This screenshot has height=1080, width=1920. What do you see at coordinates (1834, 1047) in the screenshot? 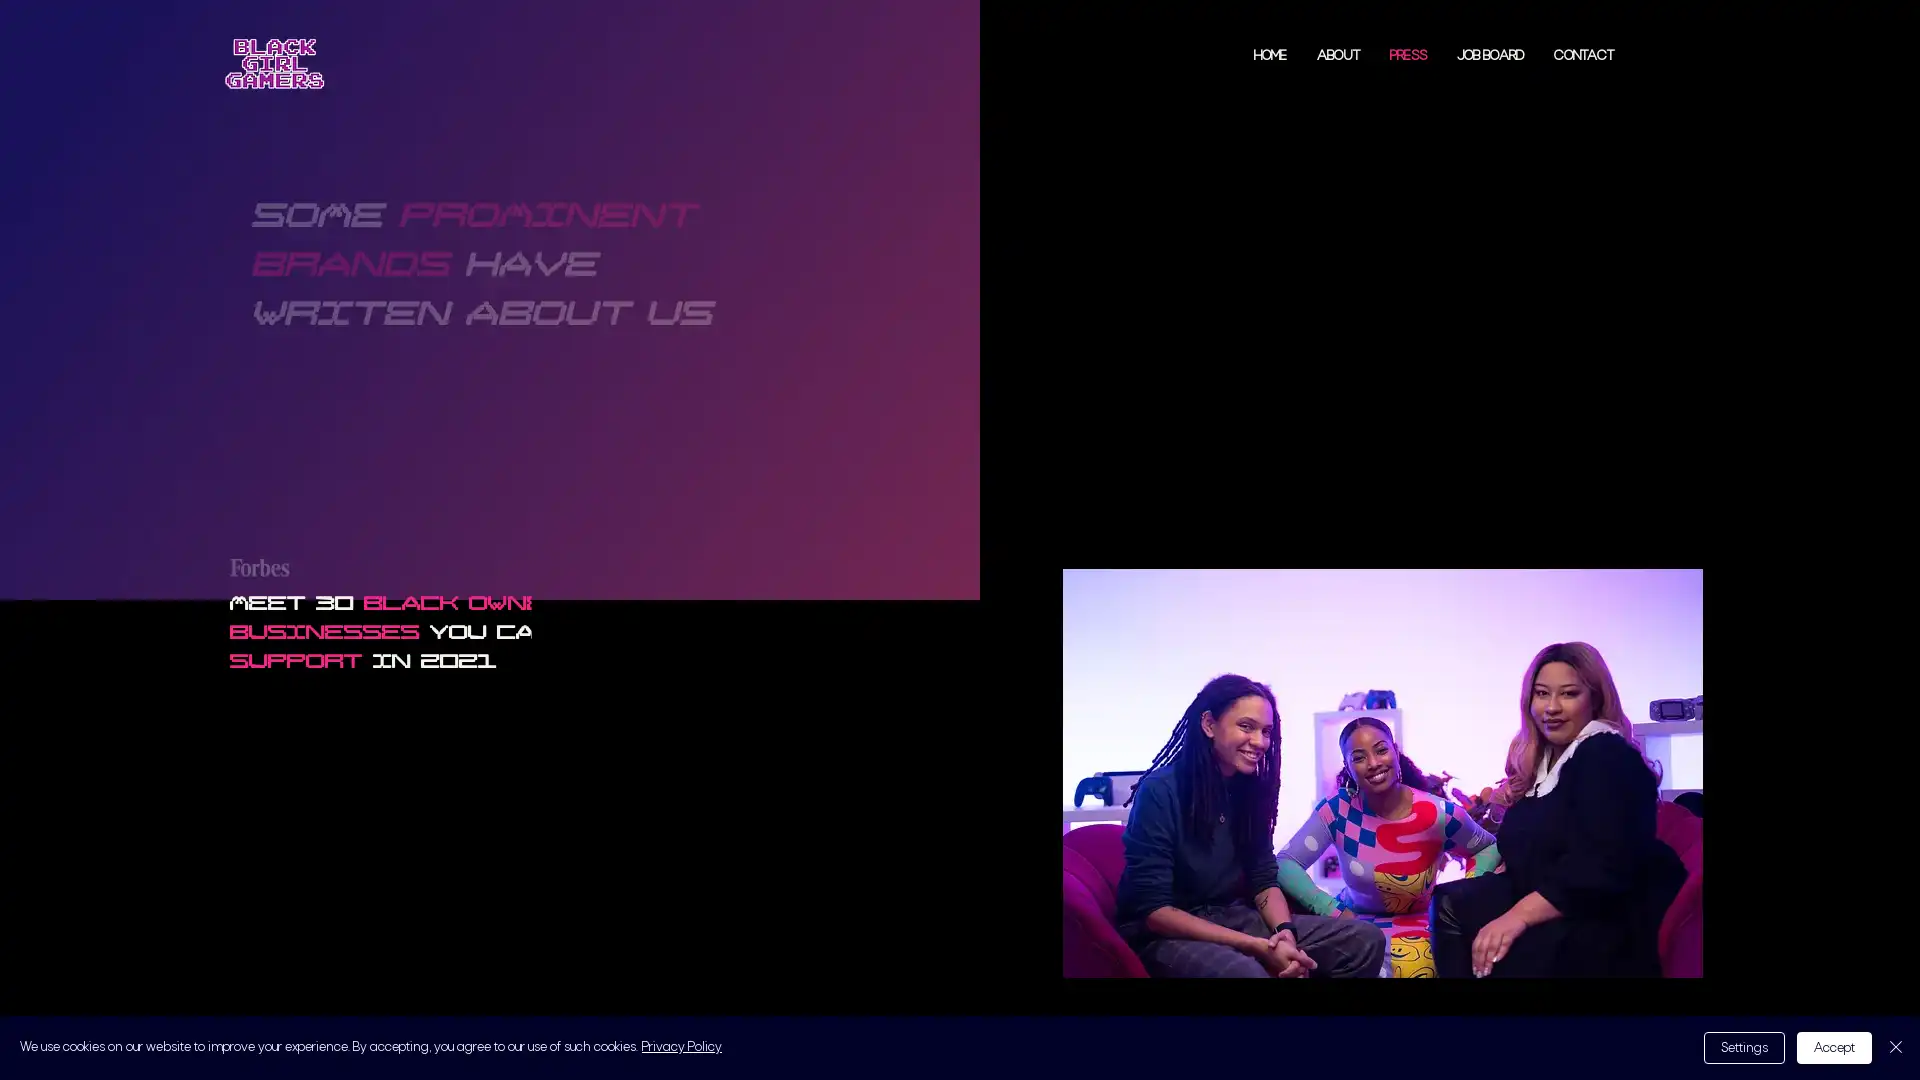
I see `Accept` at bounding box center [1834, 1047].